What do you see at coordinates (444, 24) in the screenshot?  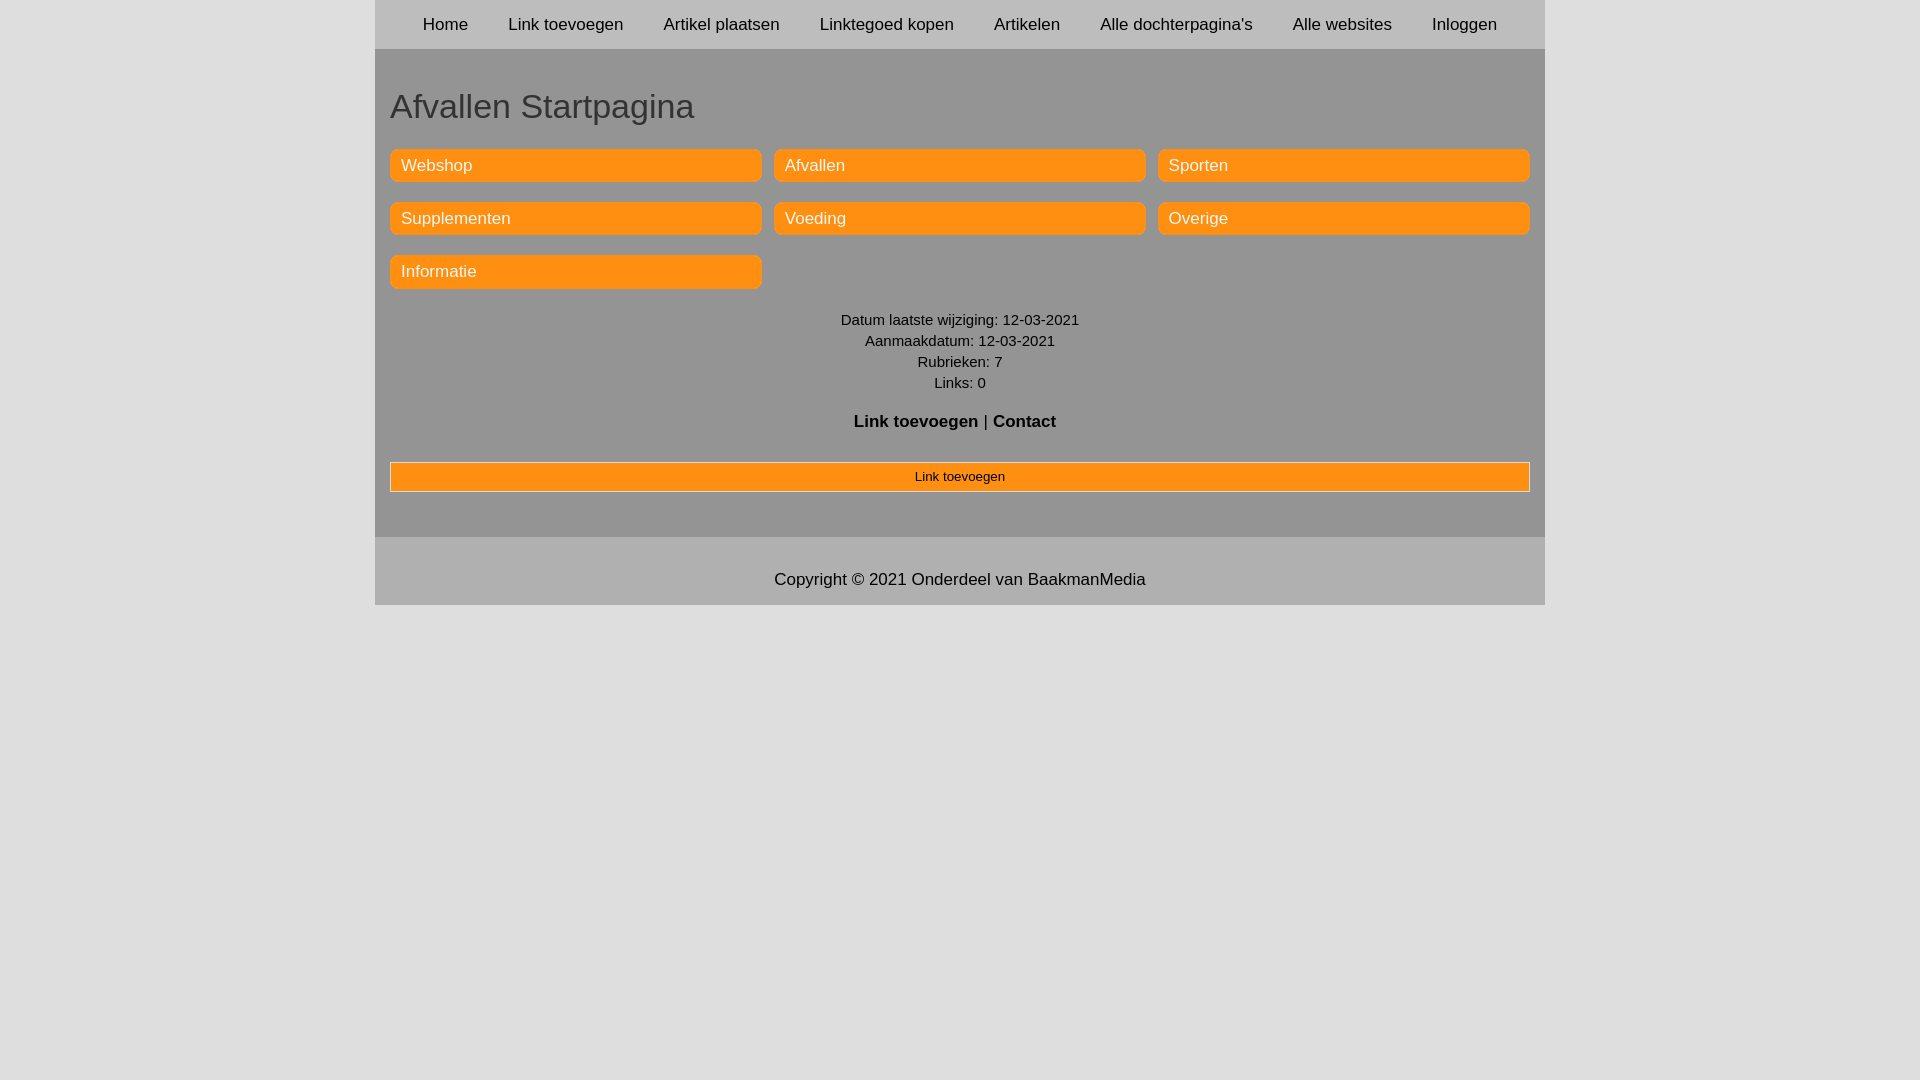 I see `'Home'` at bounding box center [444, 24].